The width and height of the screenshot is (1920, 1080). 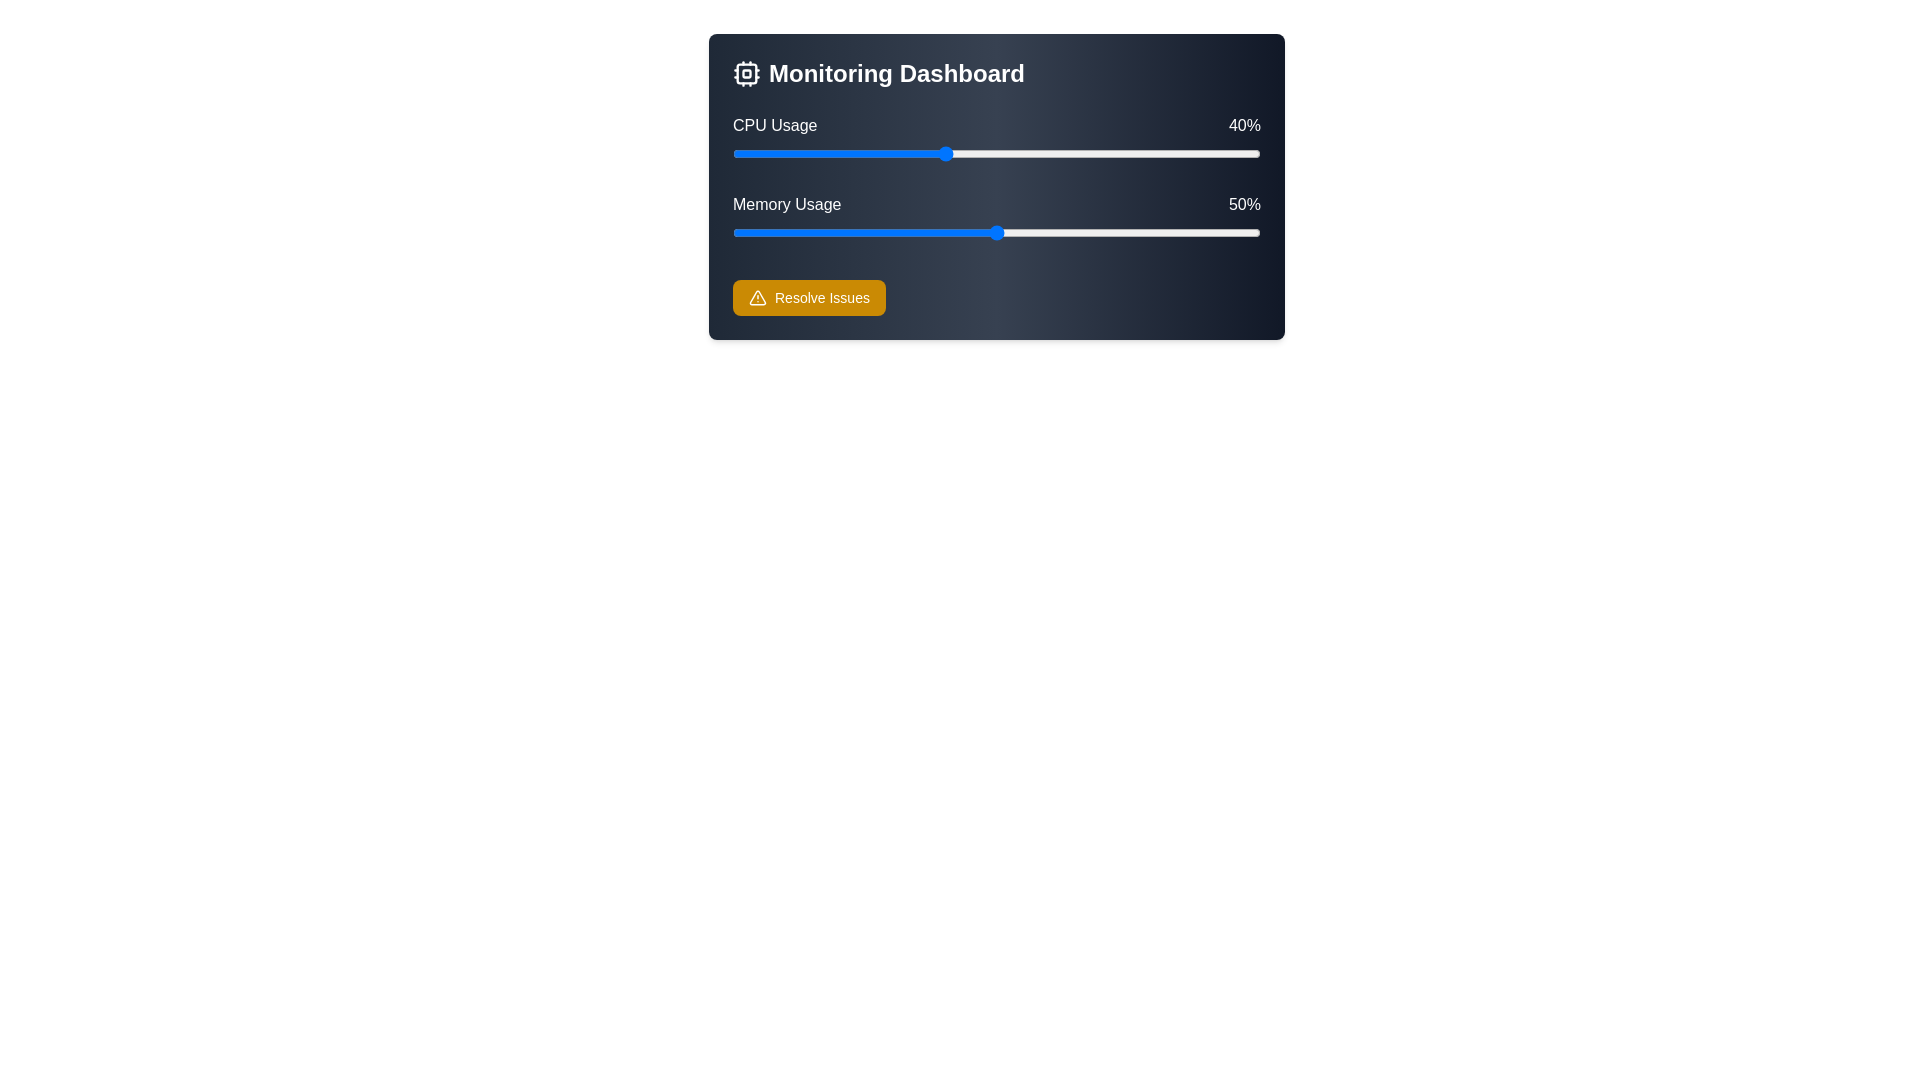 I want to click on the 'Resolve Issues' button with a yellow background and white text, so click(x=809, y=297).